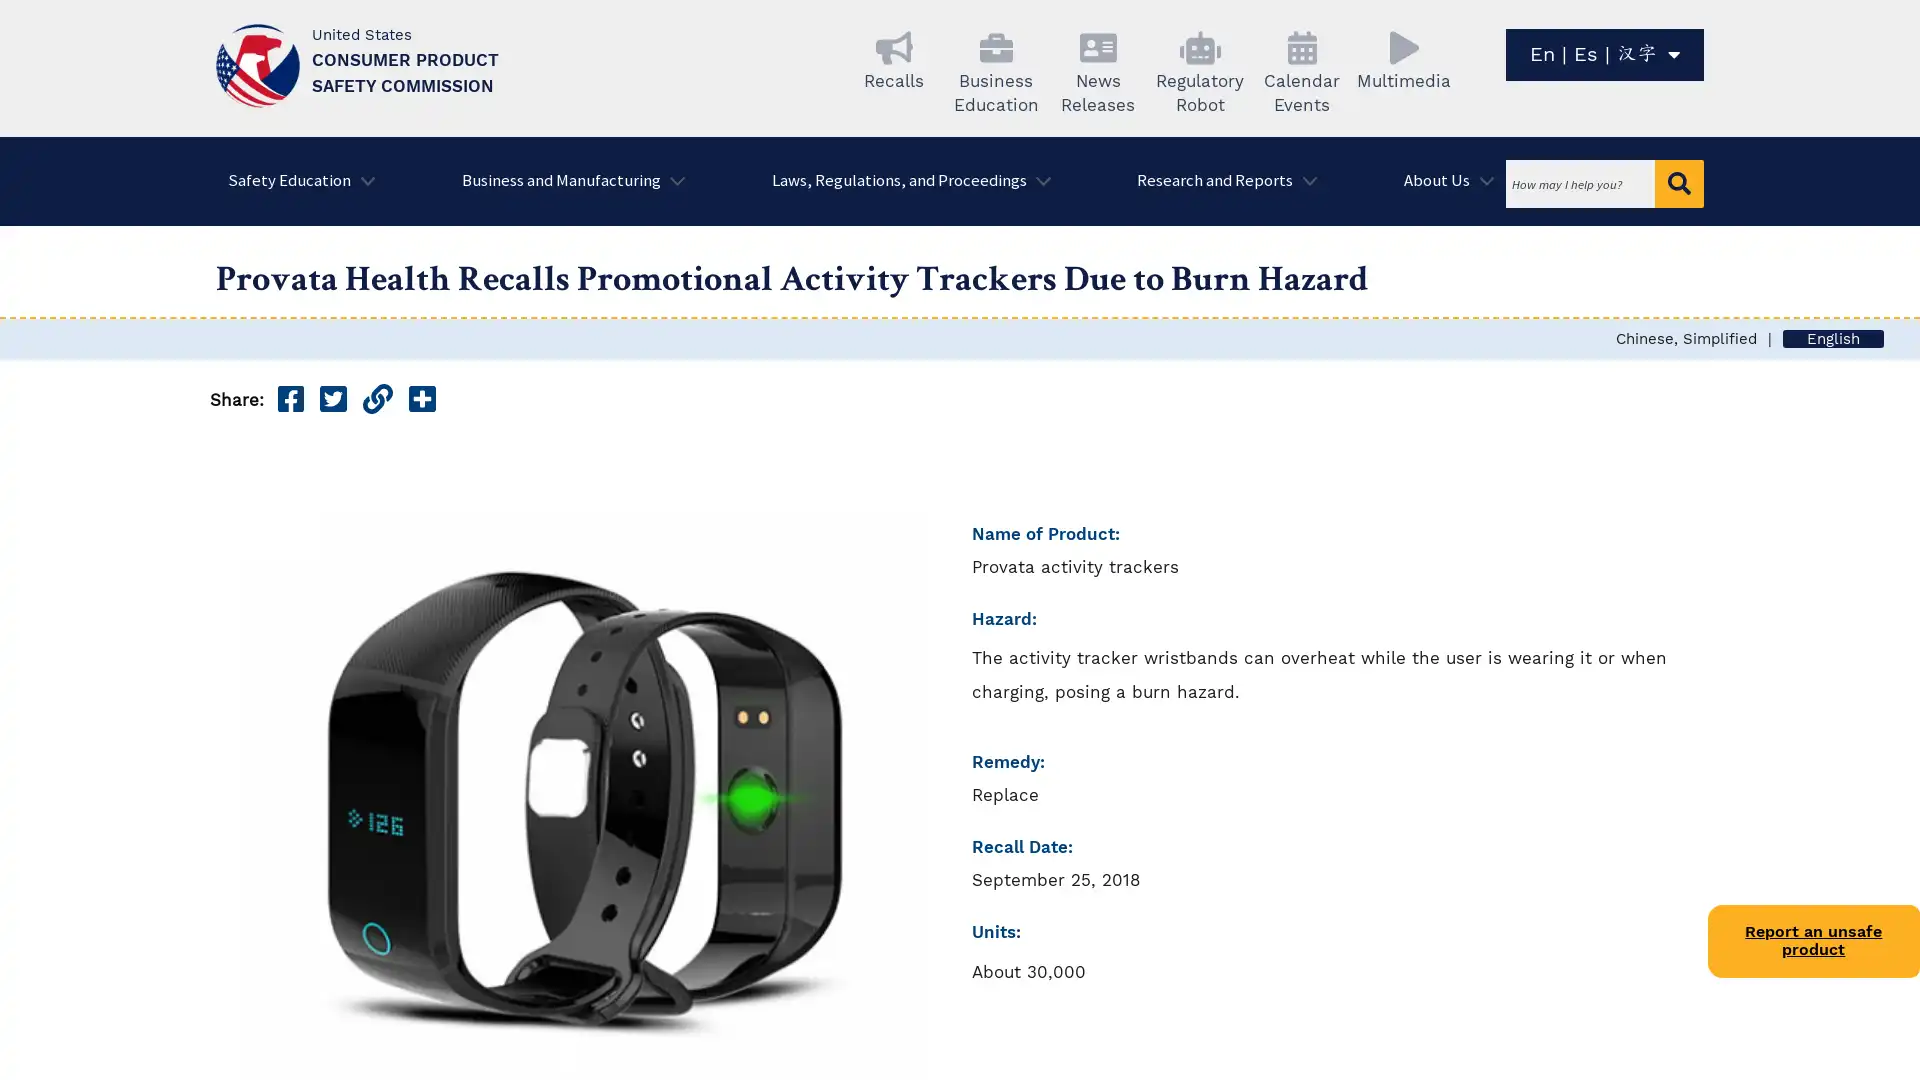 This screenshot has width=1920, height=1080. Describe the element at coordinates (903, 181) in the screenshot. I see `Laws, Regulations, and Proceedings` at that location.